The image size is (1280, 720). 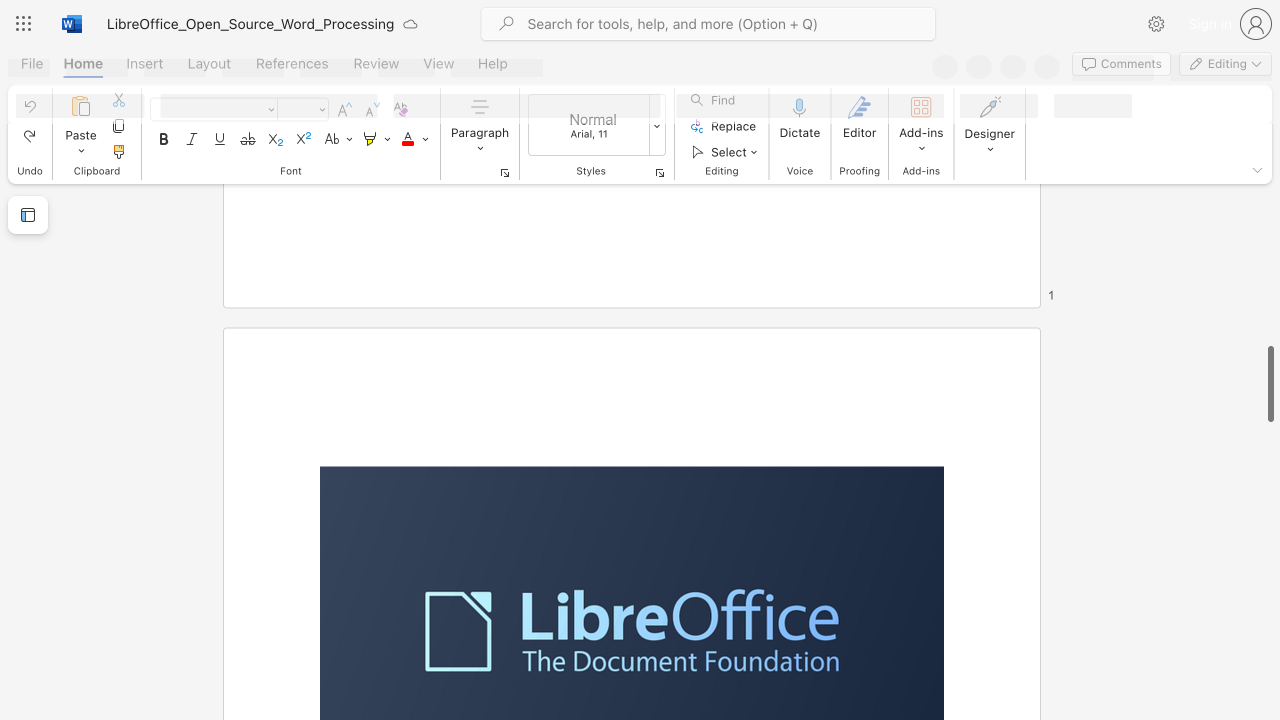 What do you see at coordinates (1269, 200) in the screenshot?
I see `the scrollbar on the right side to scroll the page up` at bounding box center [1269, 200].